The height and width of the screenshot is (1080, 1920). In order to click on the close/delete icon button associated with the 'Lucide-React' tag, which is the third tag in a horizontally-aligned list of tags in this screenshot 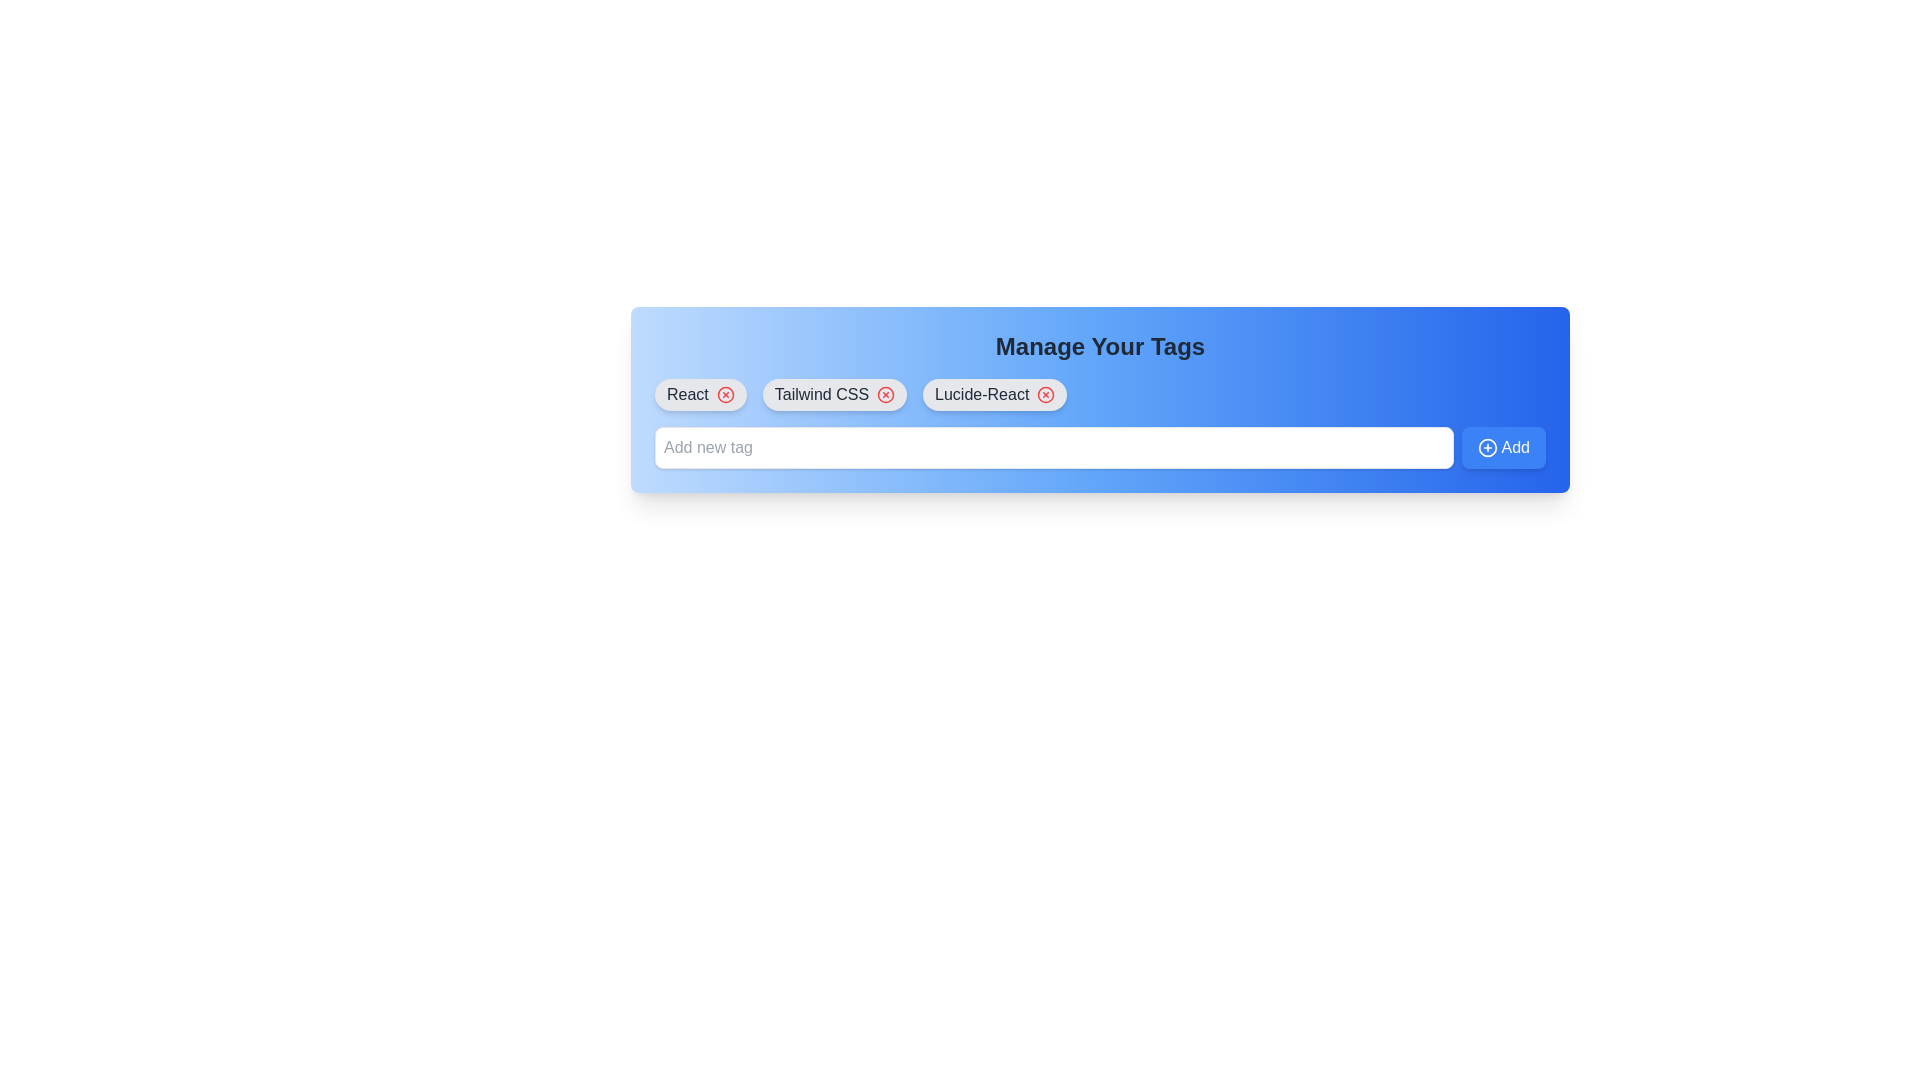, I will do `click(1045, 394)`.